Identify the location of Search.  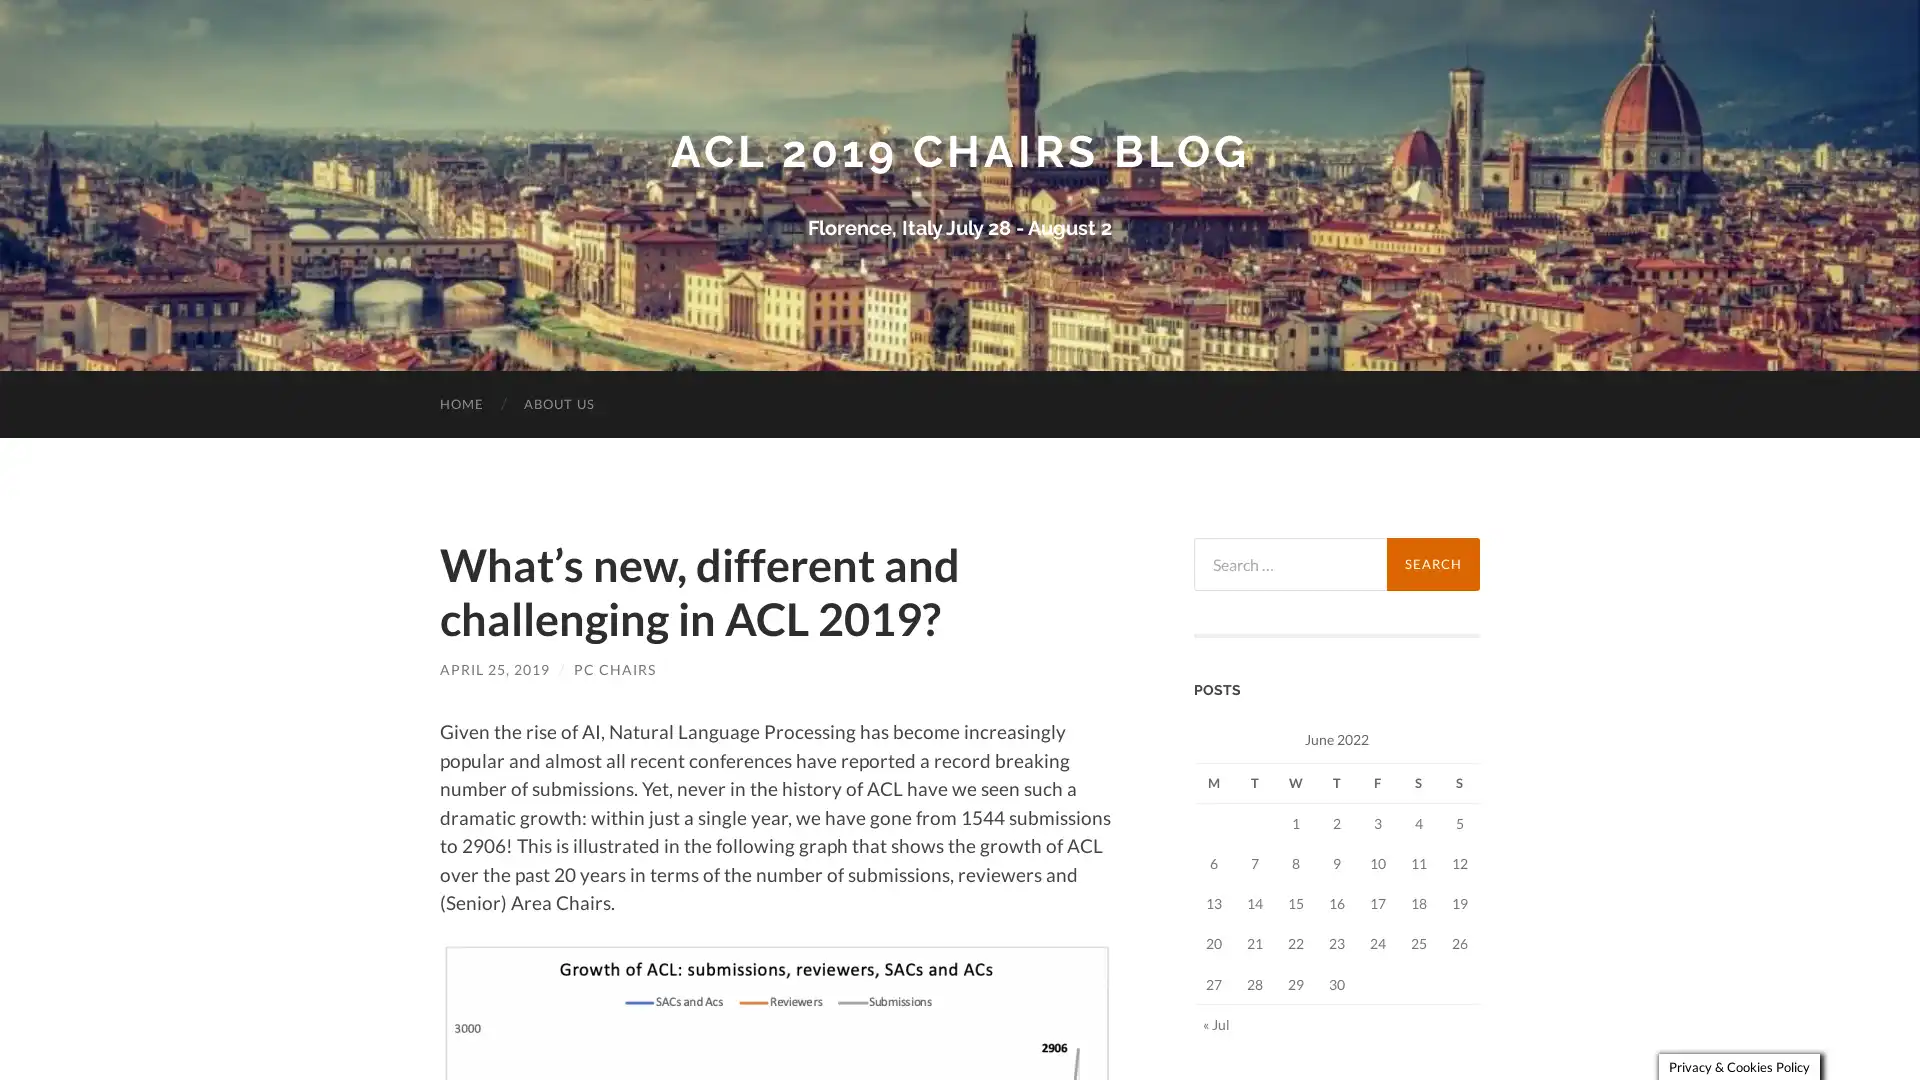
(1432, 563).